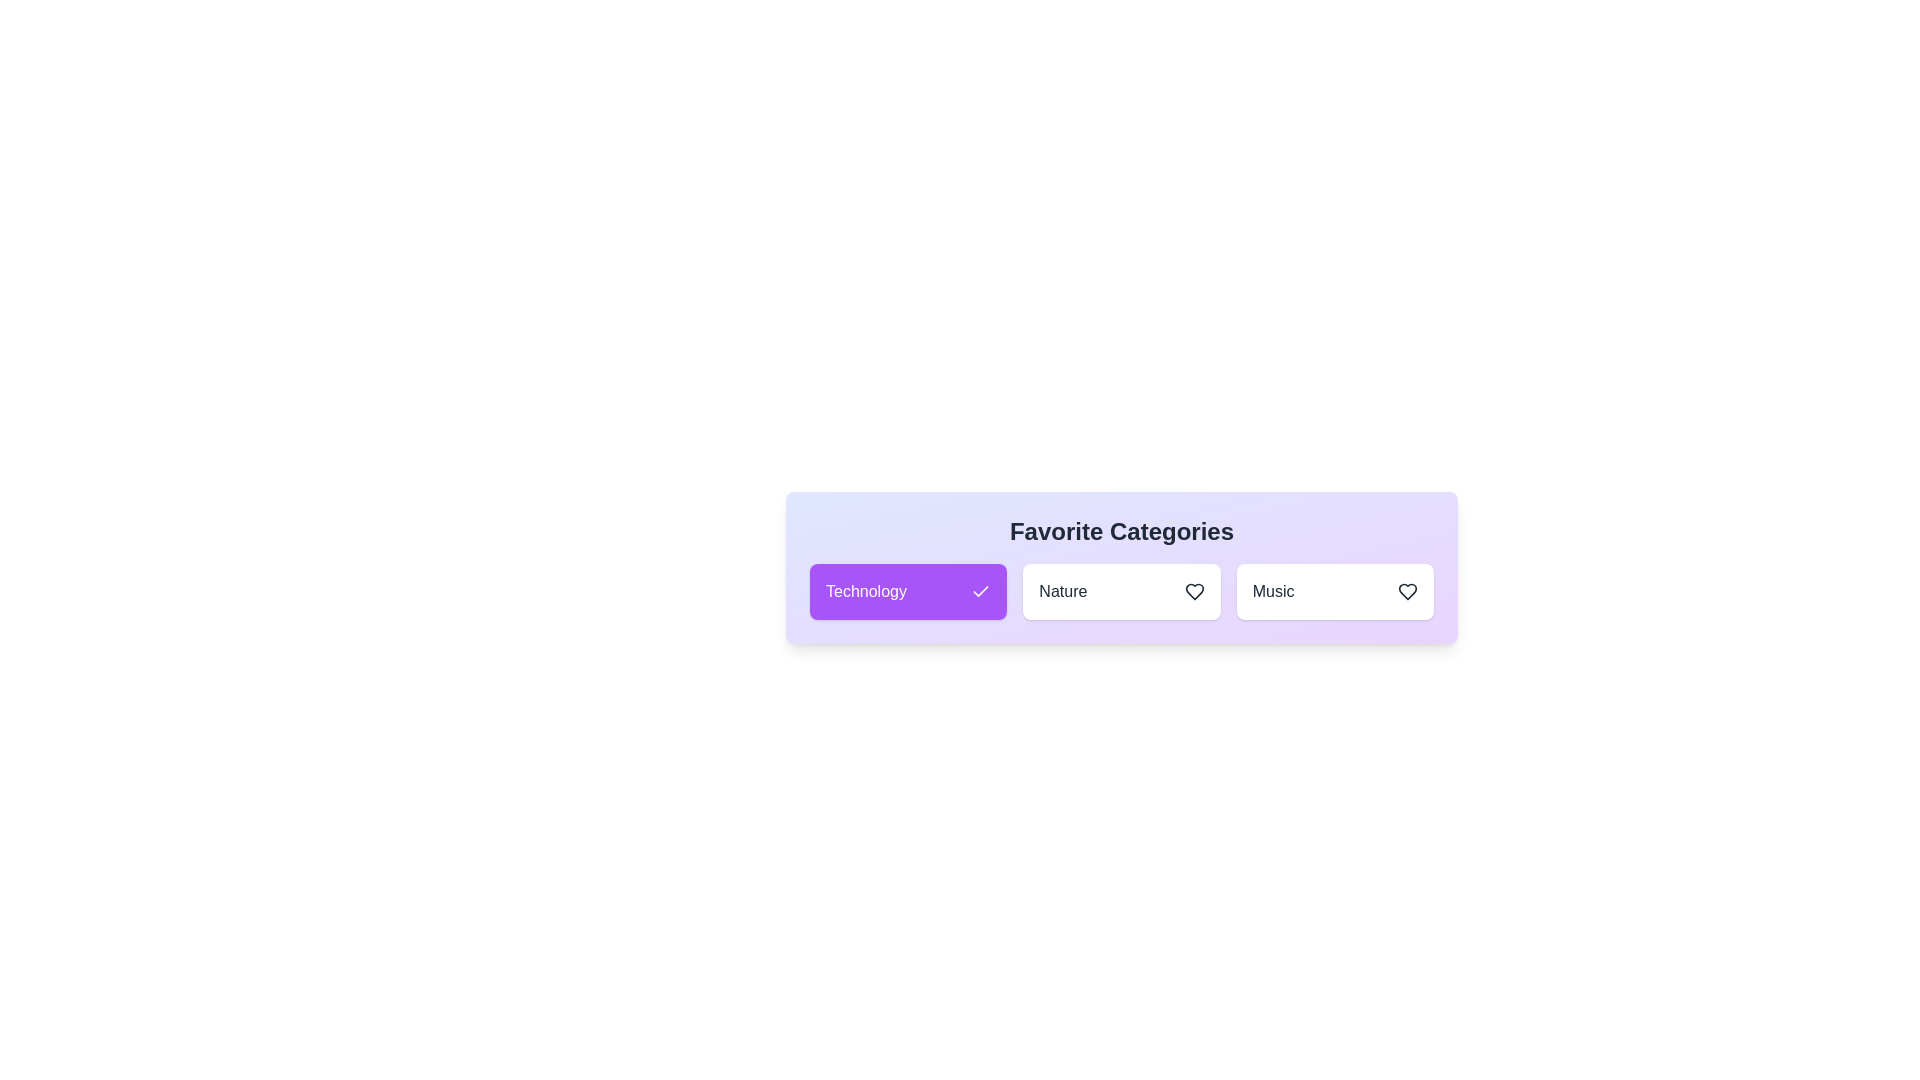  Describe the element at coordinates (1122, 590) in the screenshot. I see `the category Nature to observe its hover effect` at that location.